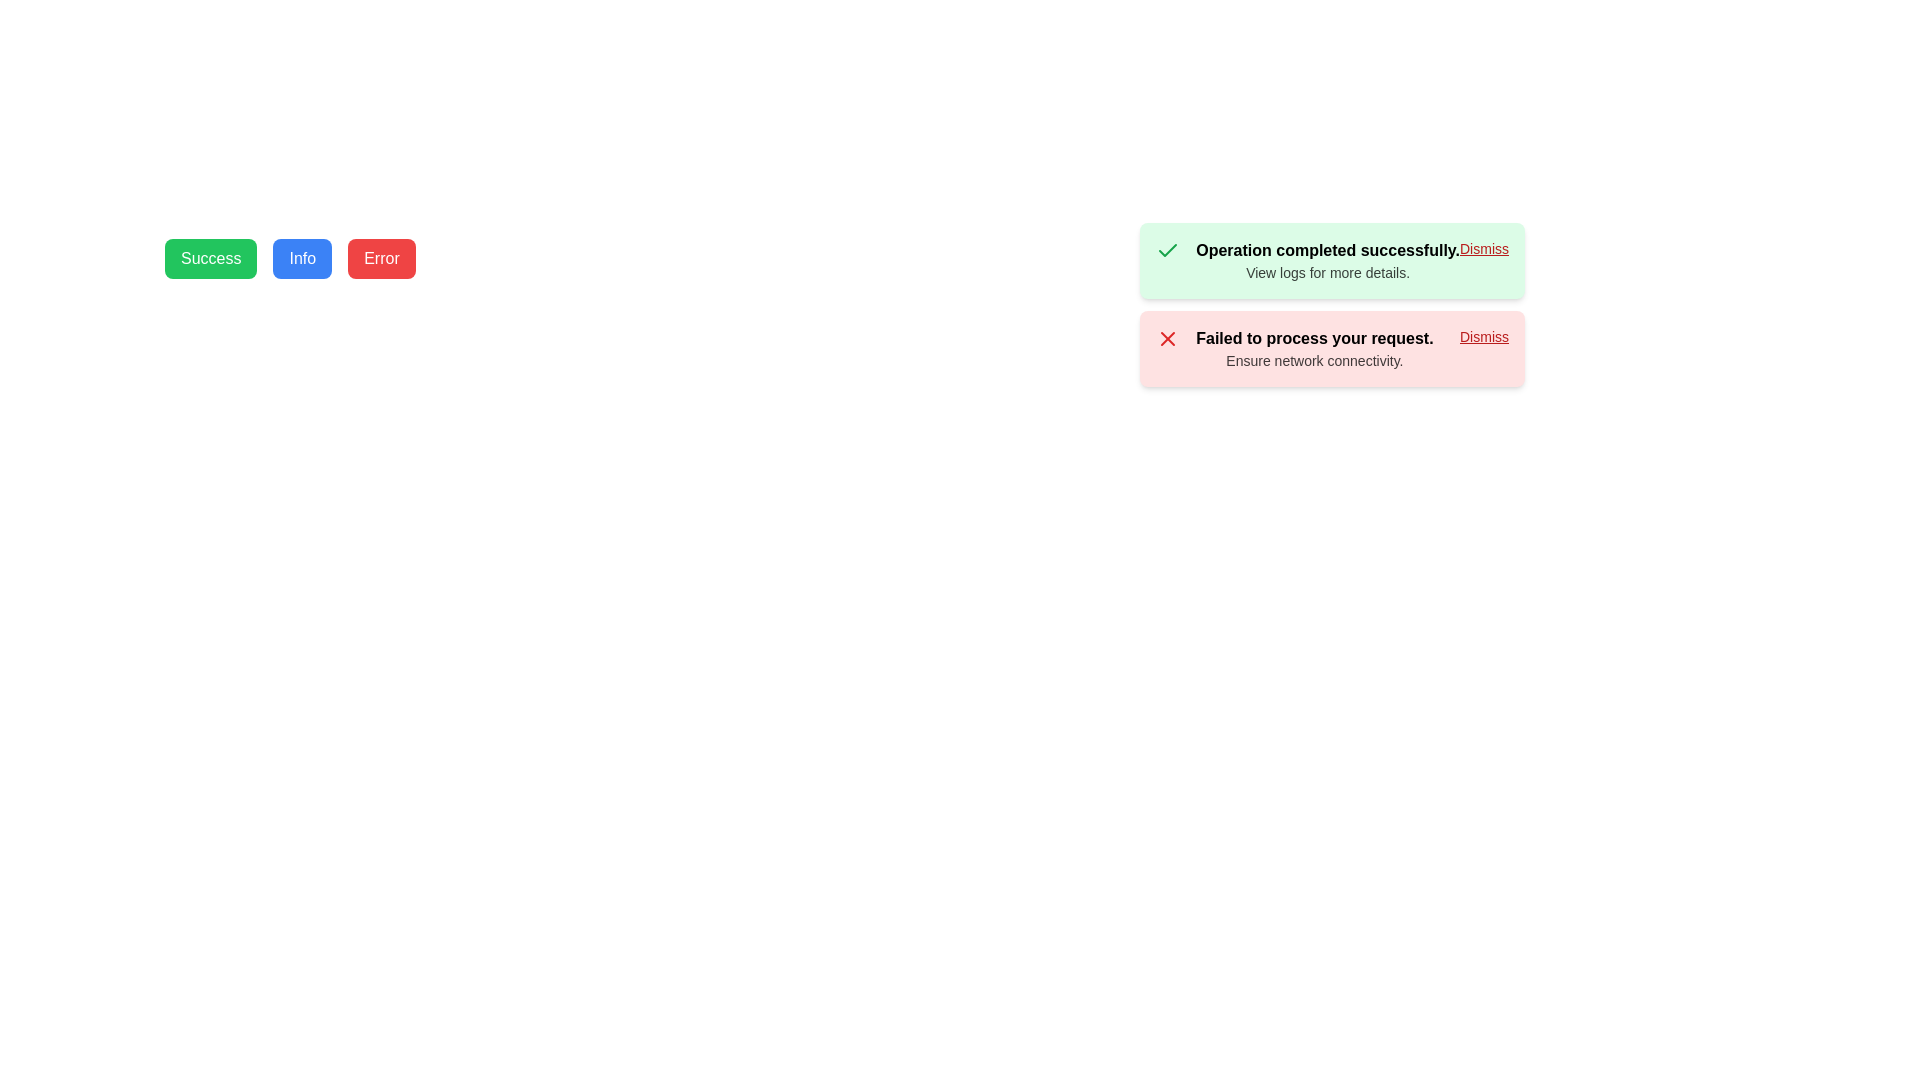 Image resolution: width=1920 pixels, height=1080 pixels. I want to click on the 'Dismiss' hyperlink, which is styled as underlined red text within a green informational alert box located in the top-right corner of the page, so click(1484, 248).